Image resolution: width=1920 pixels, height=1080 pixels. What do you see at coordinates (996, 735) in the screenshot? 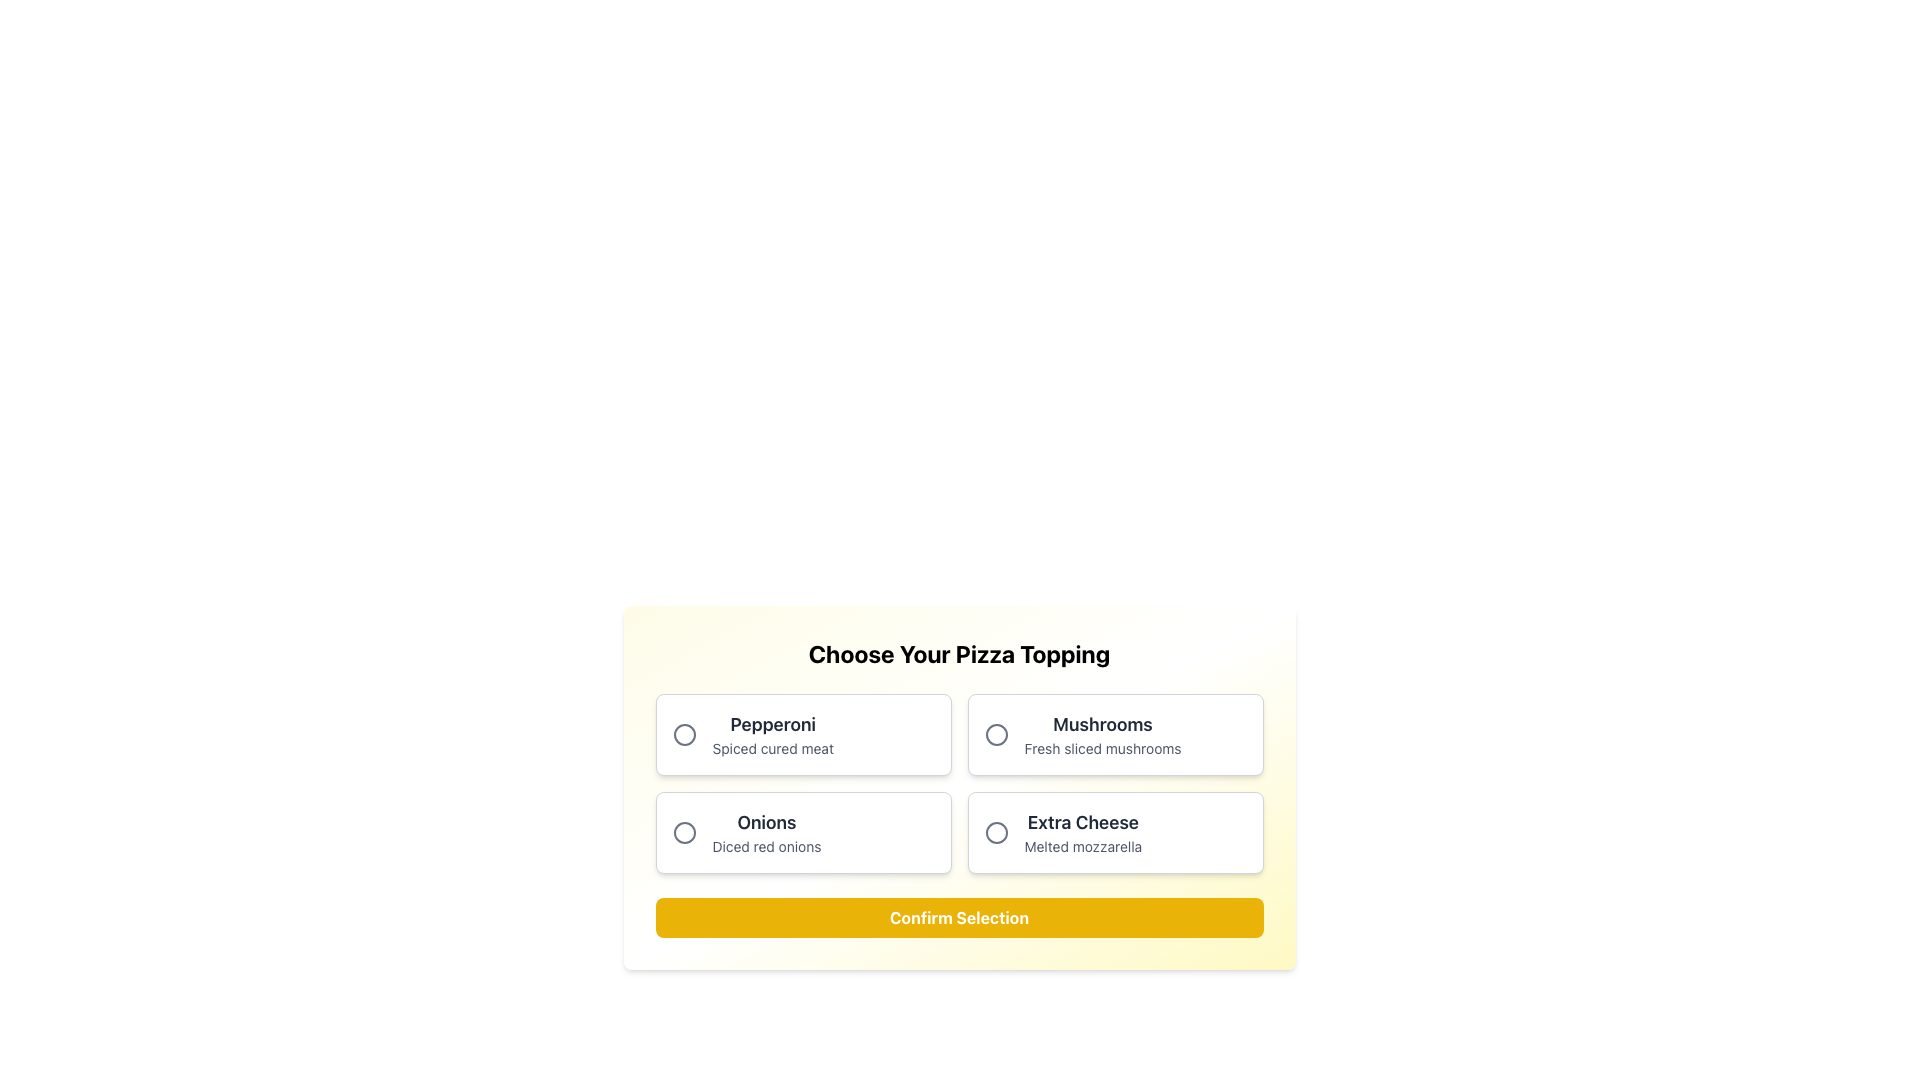
I see `the radio button for 'Mushrooms'` at bounding box center [996, 735].